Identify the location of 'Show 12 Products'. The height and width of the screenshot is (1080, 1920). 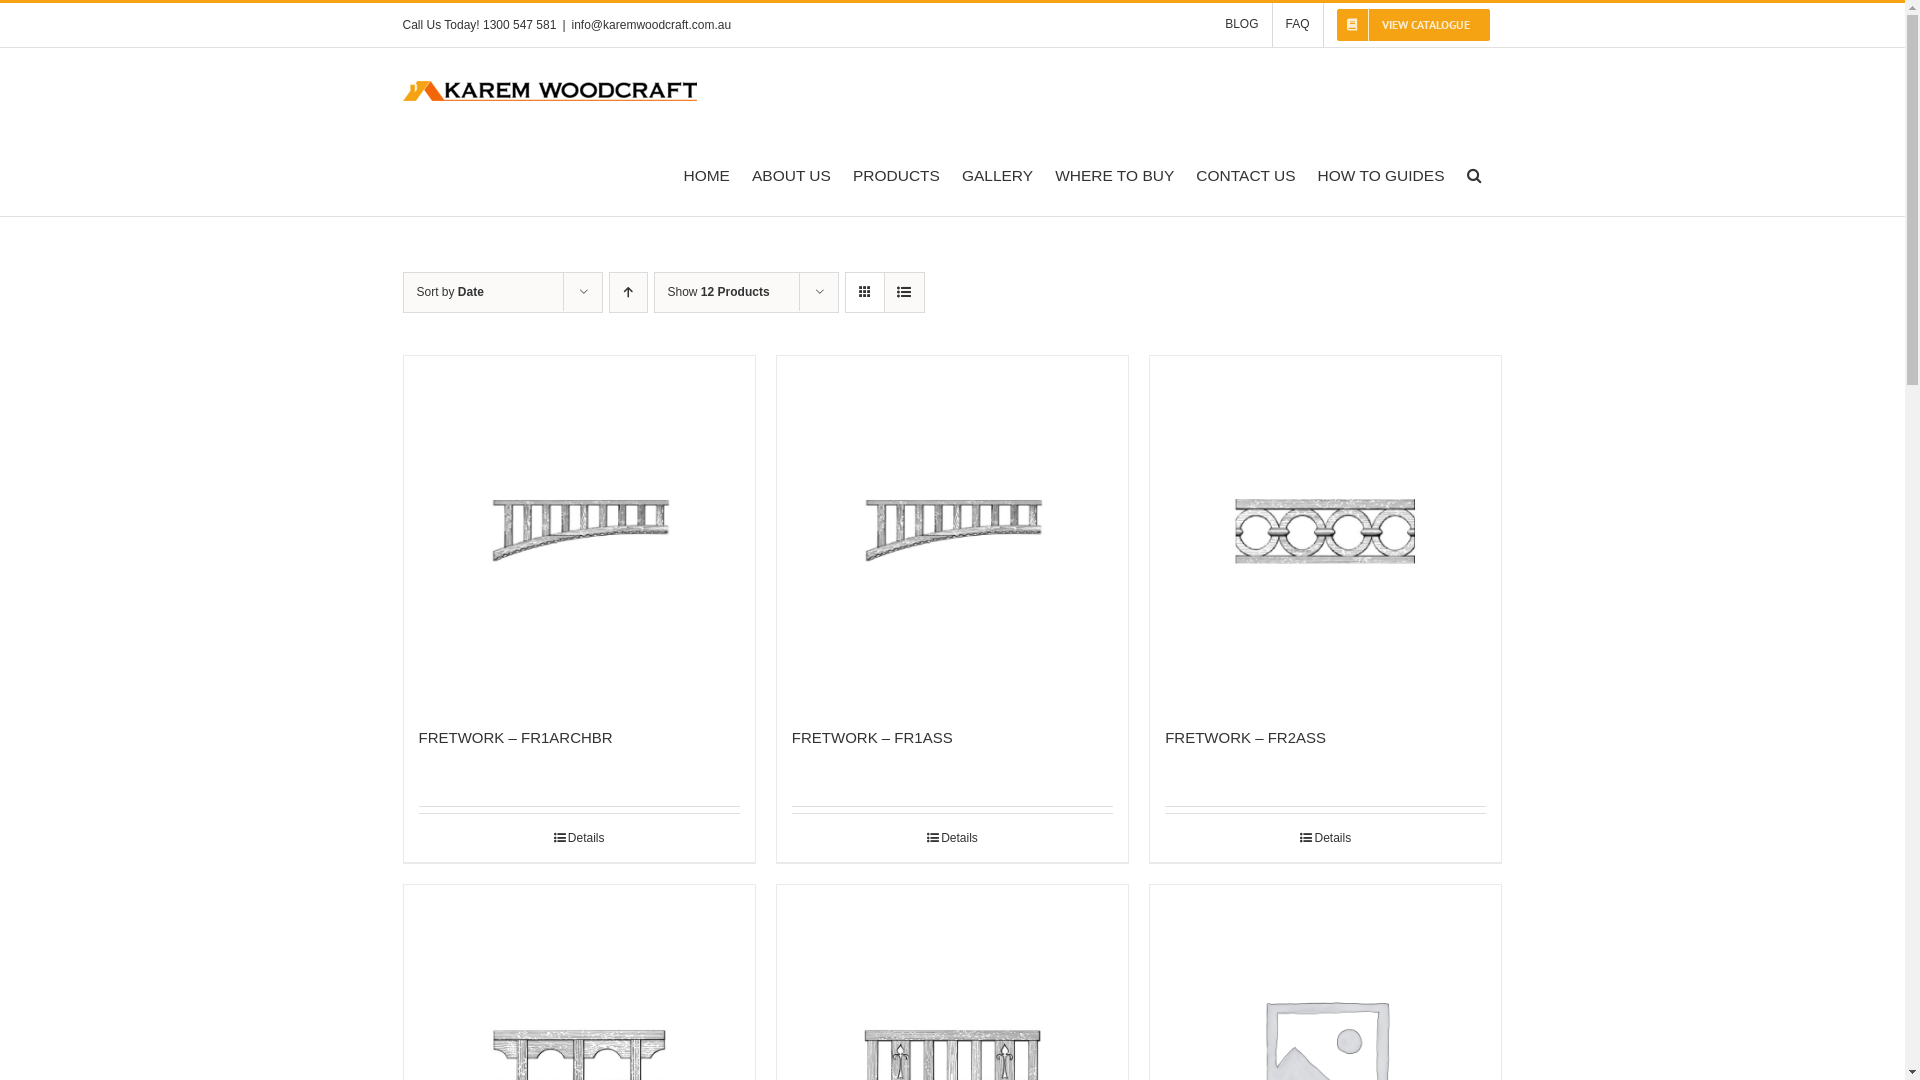
(719, 292).